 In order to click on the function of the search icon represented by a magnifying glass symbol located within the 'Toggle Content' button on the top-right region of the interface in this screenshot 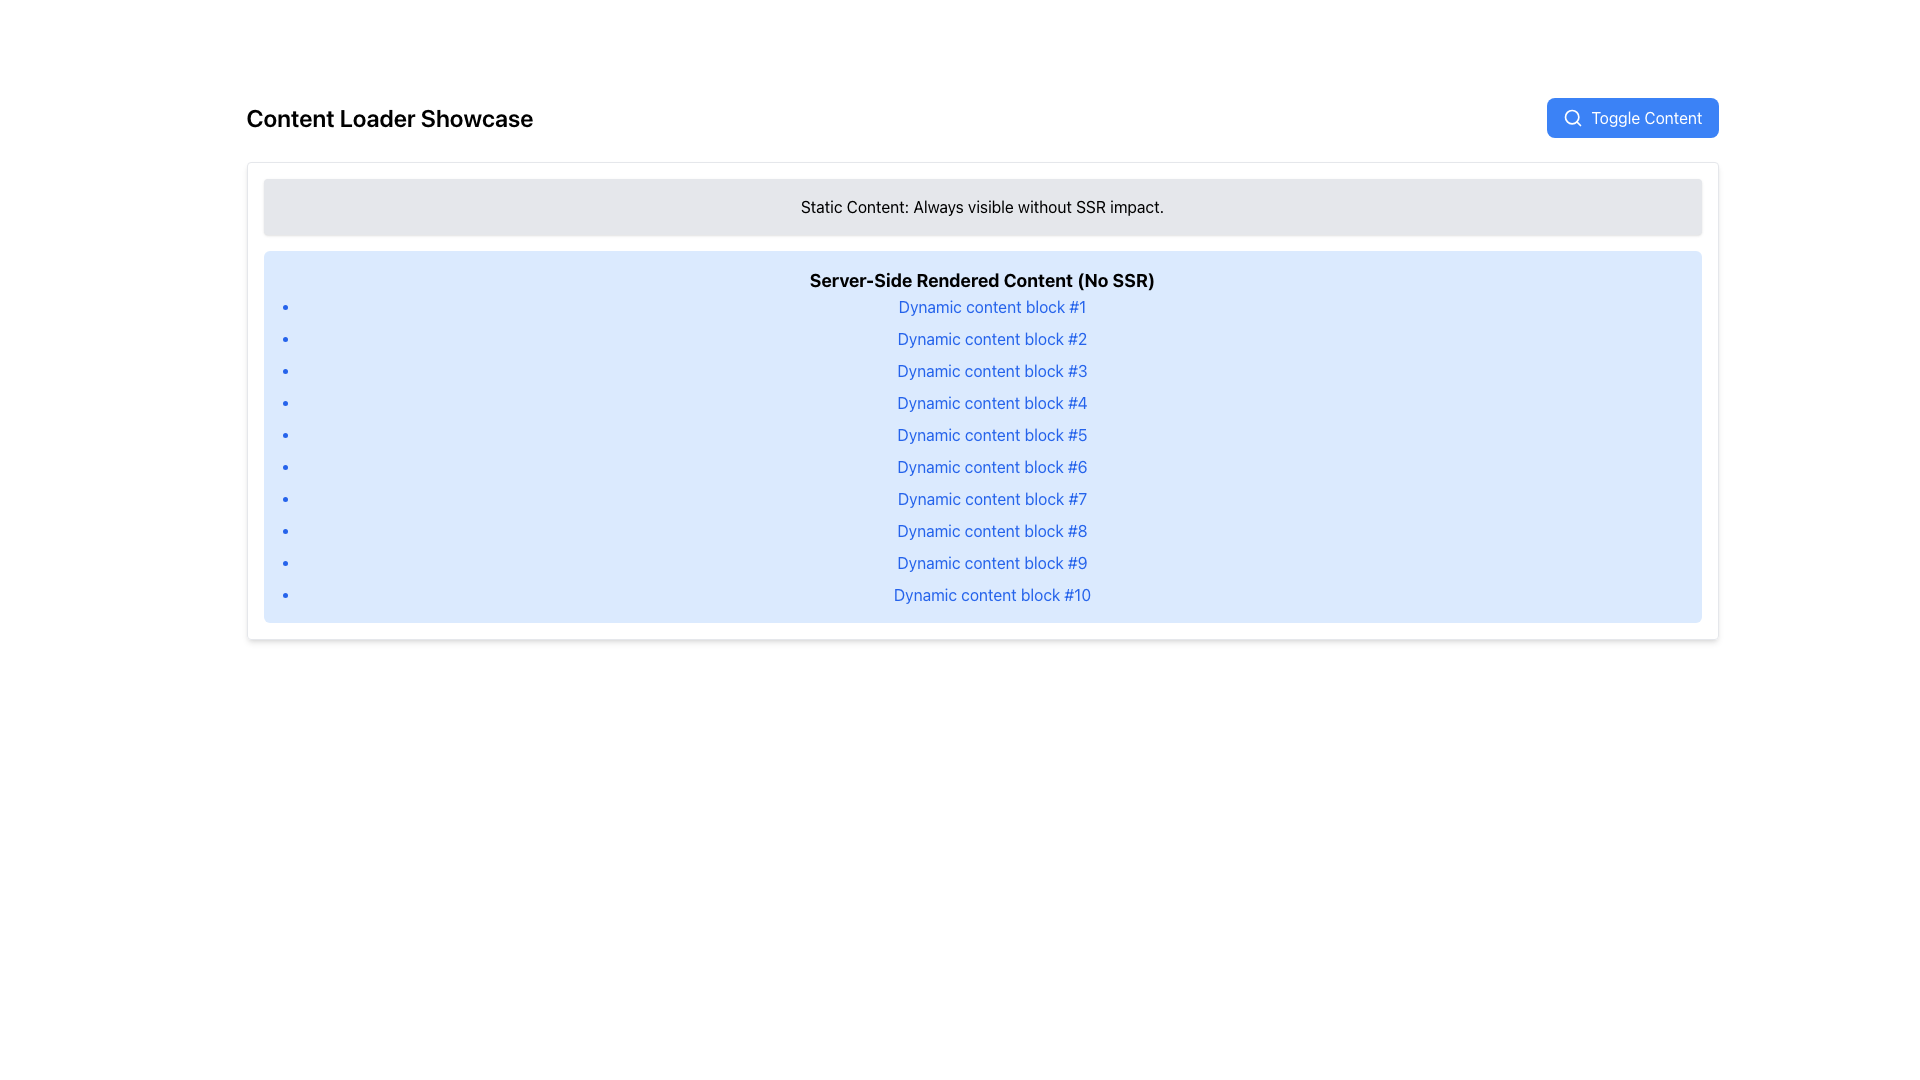, I will do `click(1572, 118)`.